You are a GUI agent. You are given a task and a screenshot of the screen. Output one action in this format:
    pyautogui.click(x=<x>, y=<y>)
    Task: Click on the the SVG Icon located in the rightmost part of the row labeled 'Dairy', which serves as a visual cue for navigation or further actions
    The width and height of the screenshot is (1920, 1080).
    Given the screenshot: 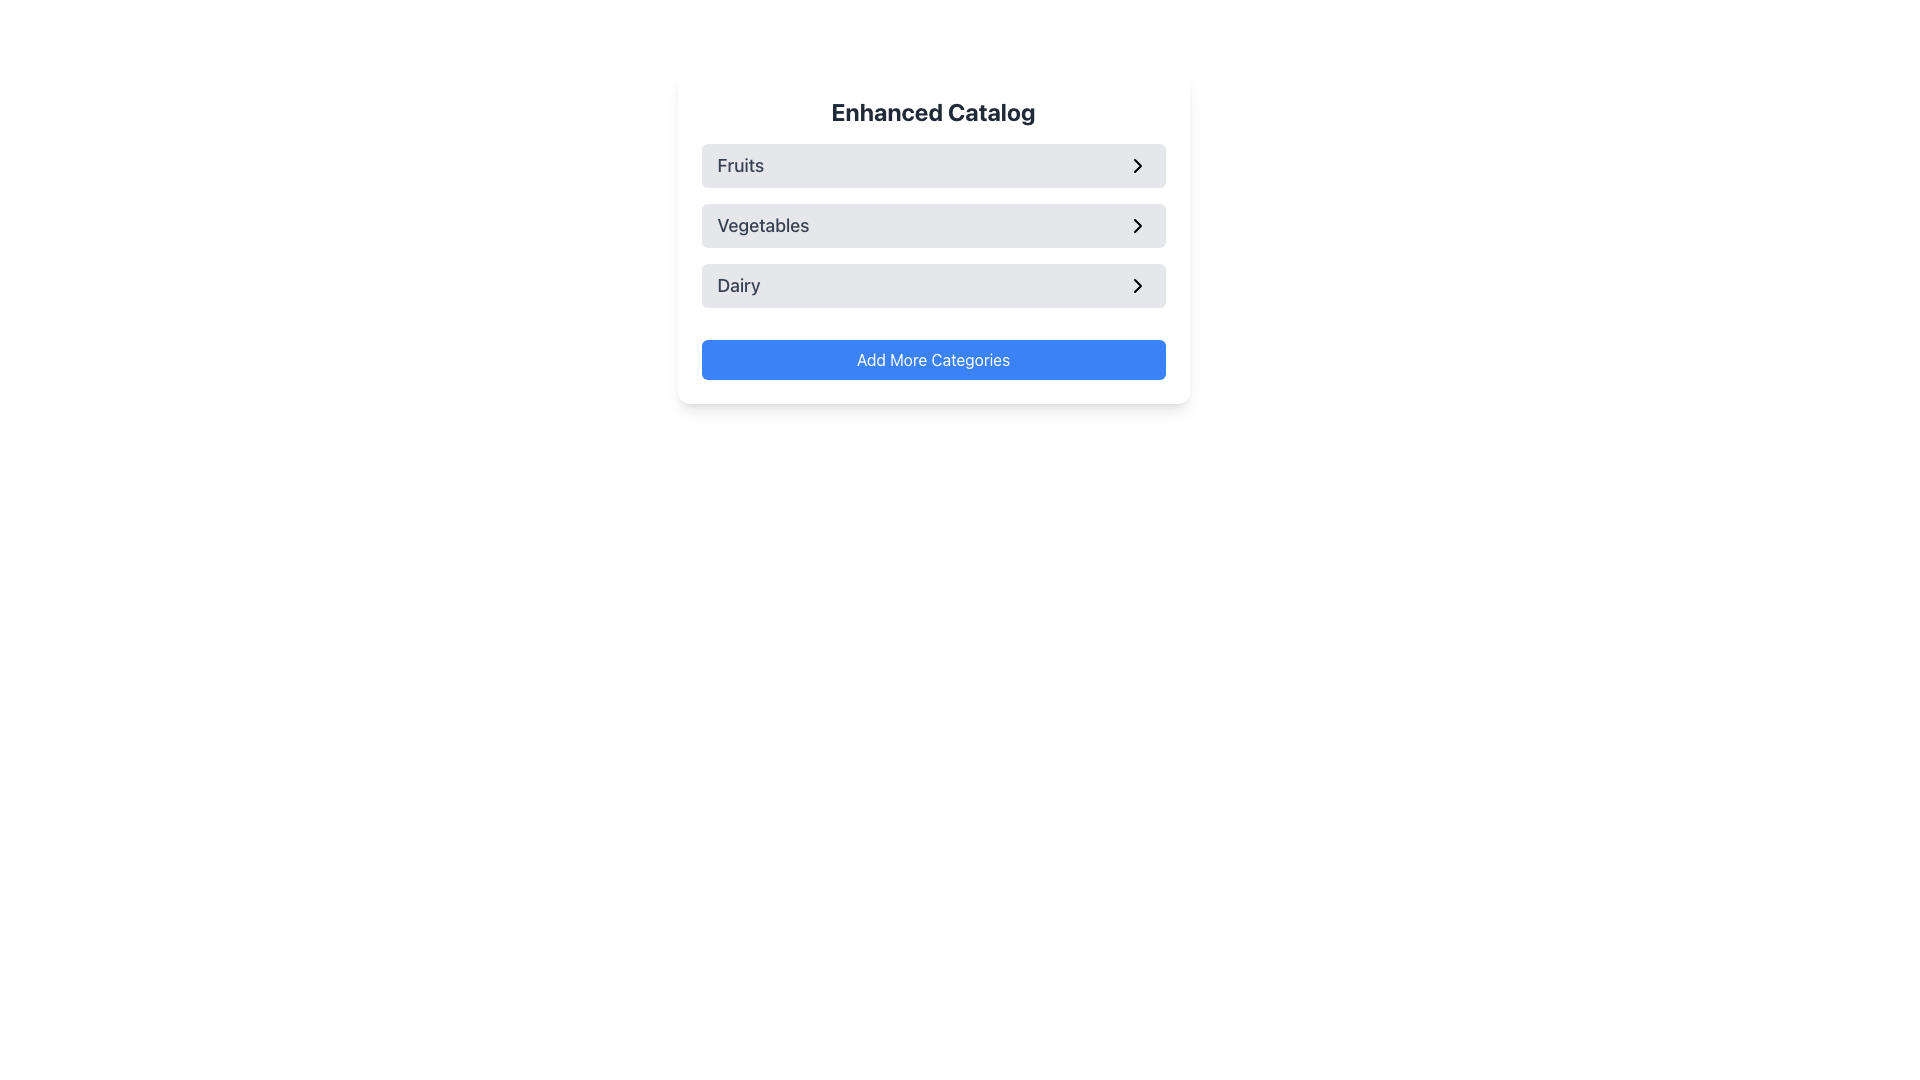 What is the action you would take?
    pyautogui.click(x=1137, y=285)
    